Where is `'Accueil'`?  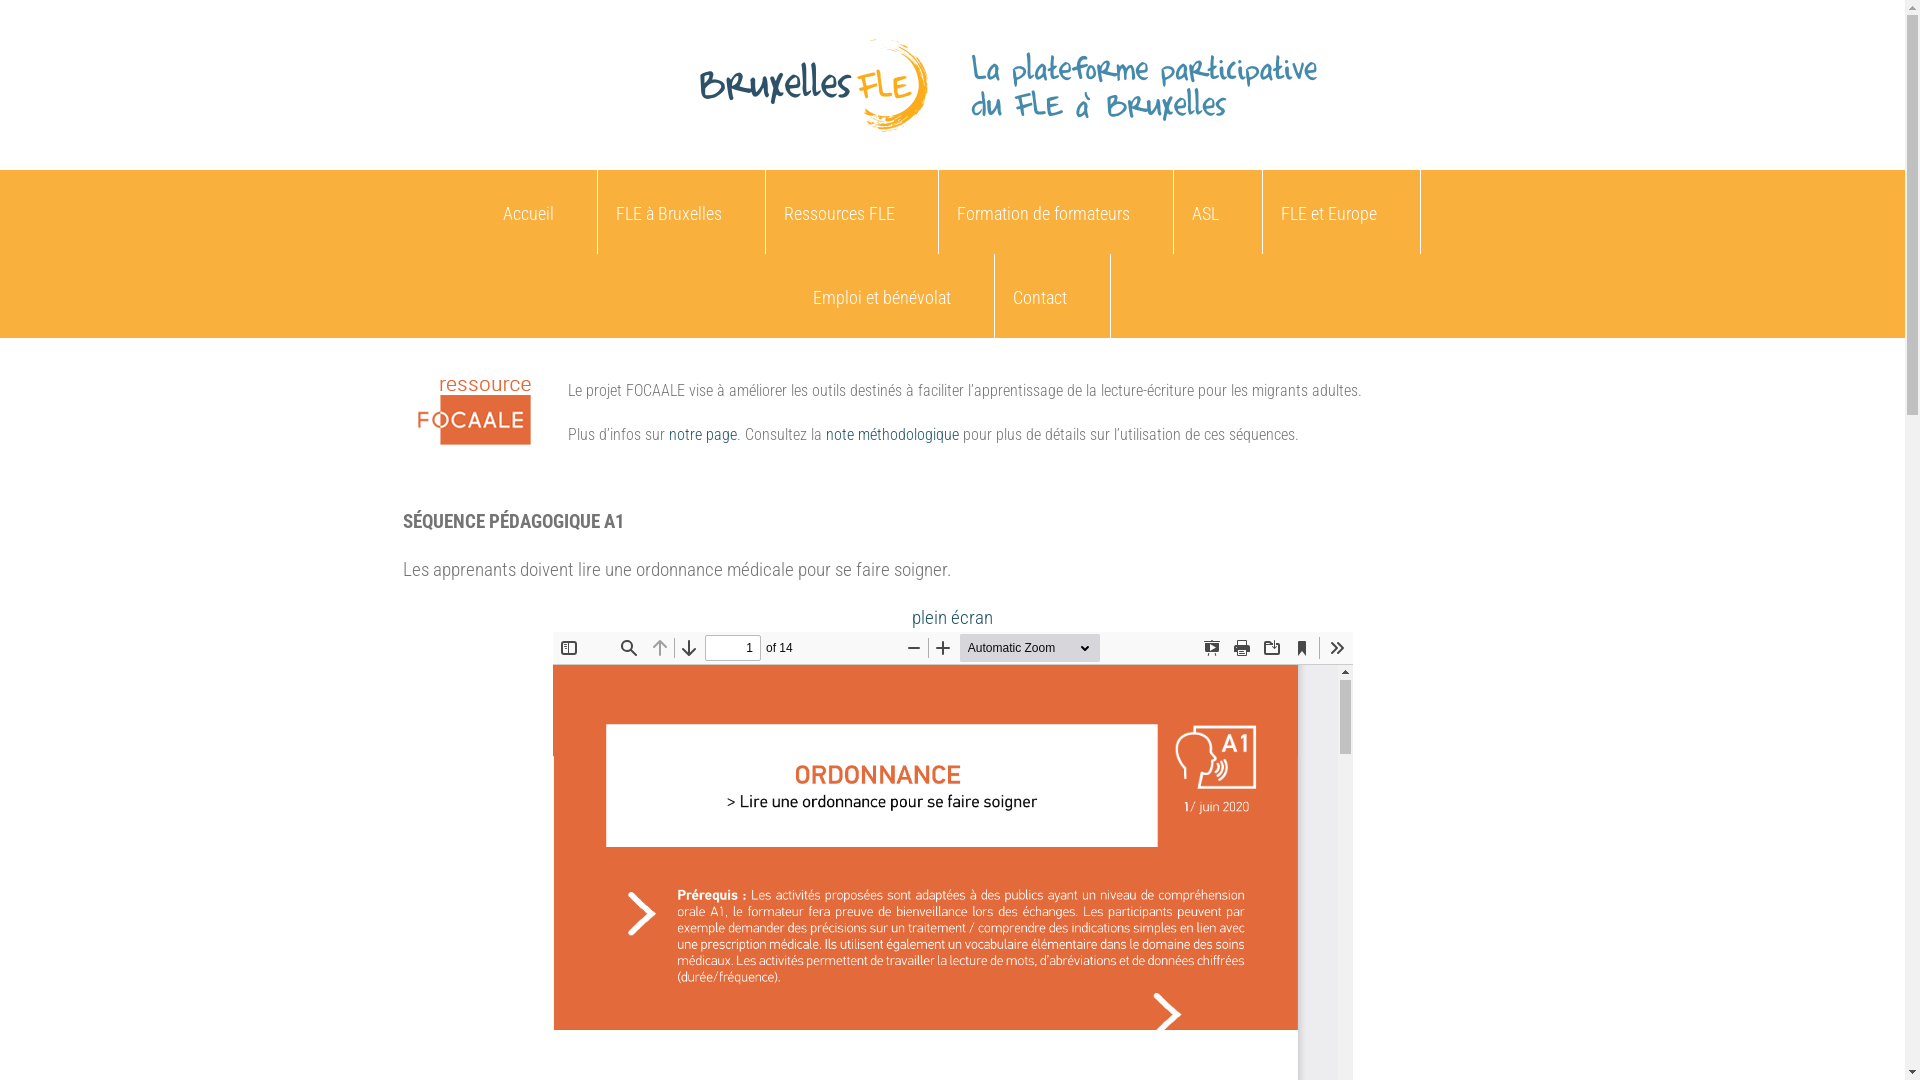 'Accueil' is located at coordinates (527, 212).